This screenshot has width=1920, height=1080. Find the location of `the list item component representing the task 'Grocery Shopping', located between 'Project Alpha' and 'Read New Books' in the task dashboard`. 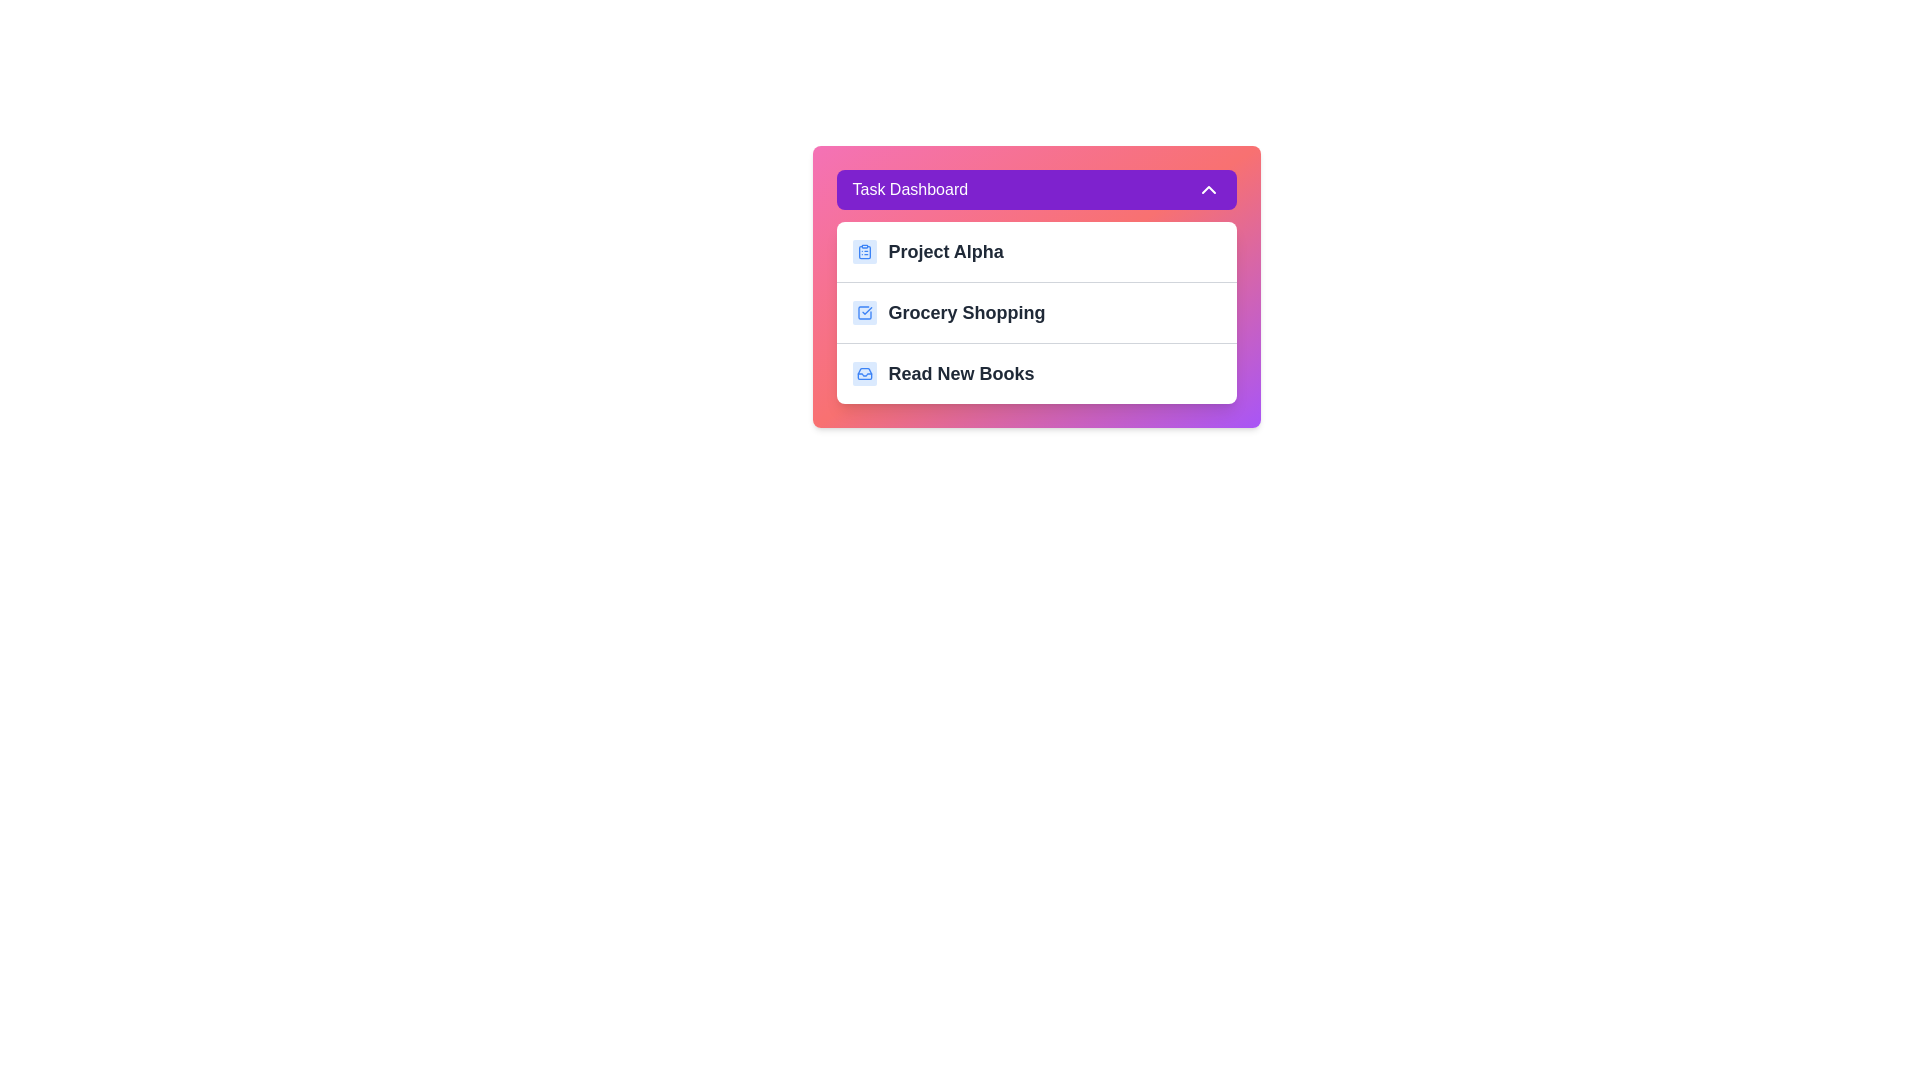

the list item component representing the task 'Grocery Shopping', located between 'Project Alpha' and 'Read New Books' in the task dashboard is located at coordinates (1036, 312).